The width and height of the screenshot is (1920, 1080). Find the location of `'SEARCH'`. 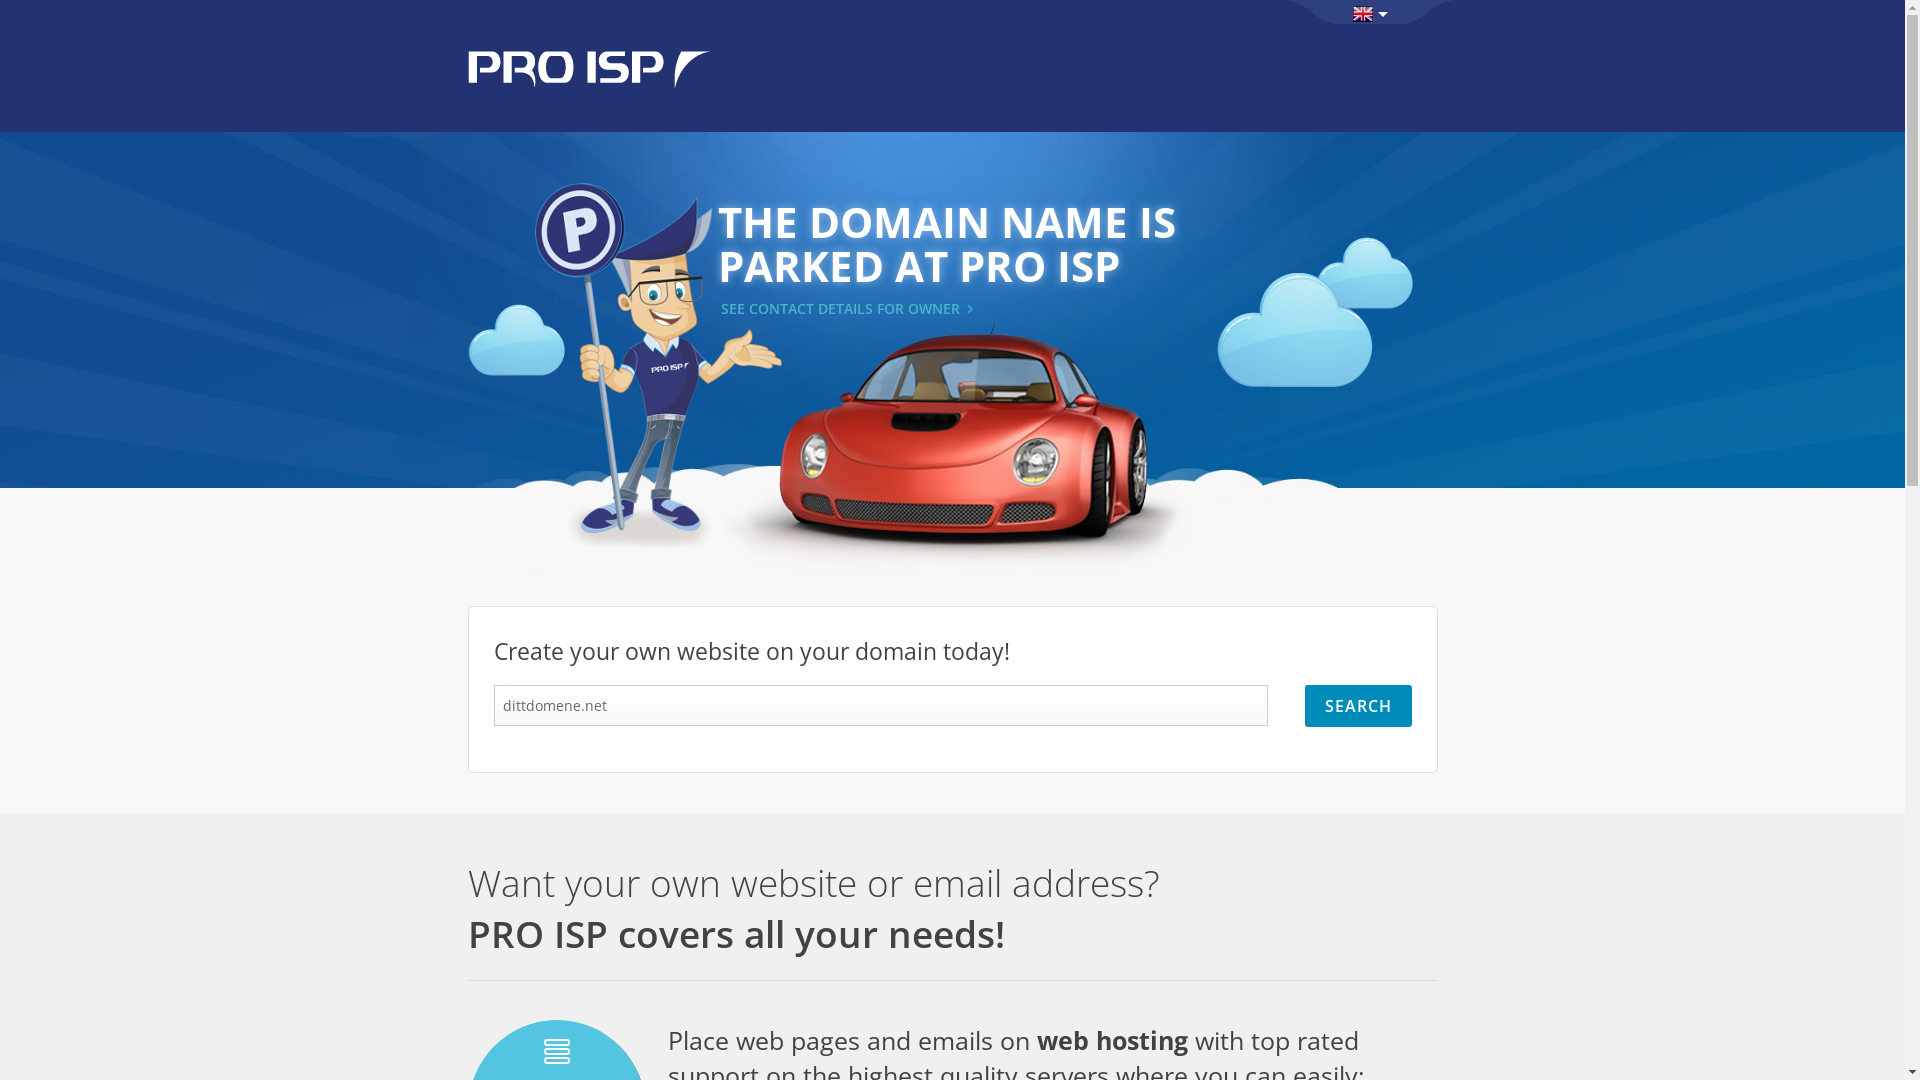

'SEARCH' is located at coordinates (1357, 704).